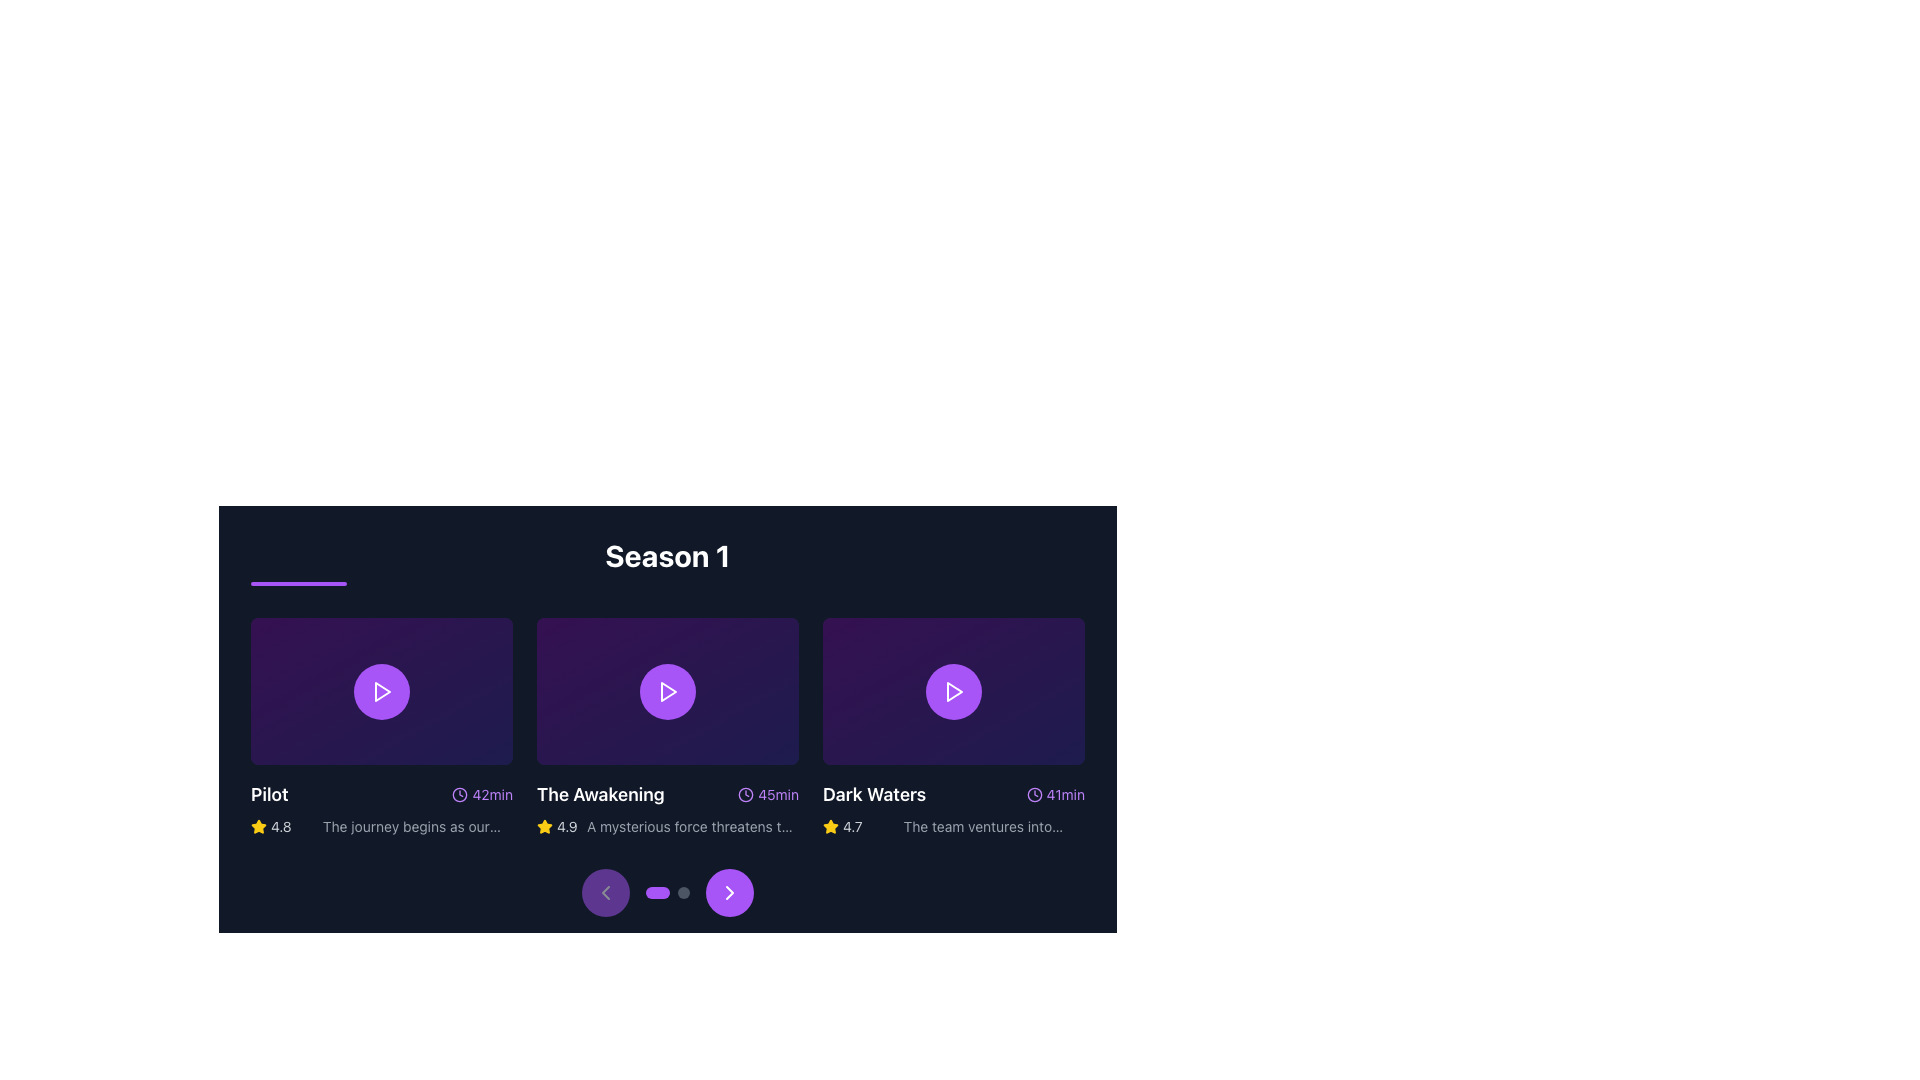 The image size is (1920, 1080). What do you see at coordinates (830, 827) in the screenshot?
I see `the star icon indicating the rating of 'The Awakening', positioned below the title in the second column of the card layout` at bounding box center [830, 827].